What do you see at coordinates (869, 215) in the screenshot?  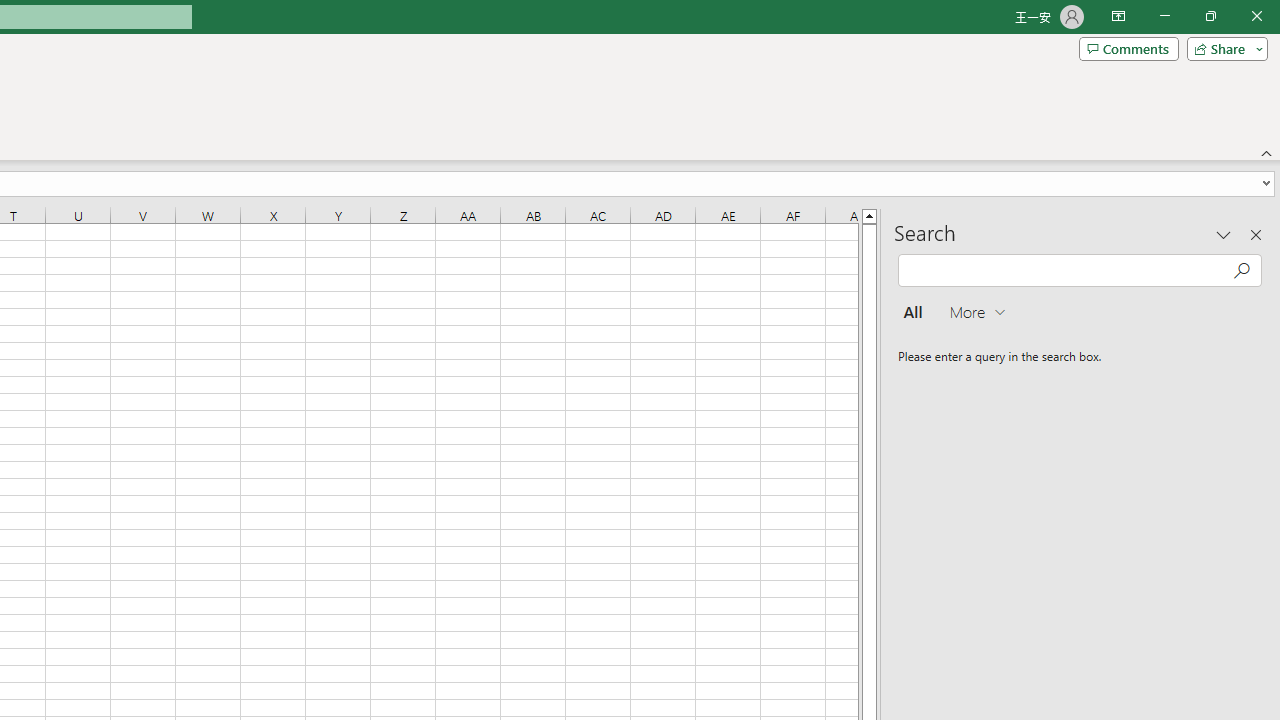 I see `'Line up'` at bounding box center [869, 215].